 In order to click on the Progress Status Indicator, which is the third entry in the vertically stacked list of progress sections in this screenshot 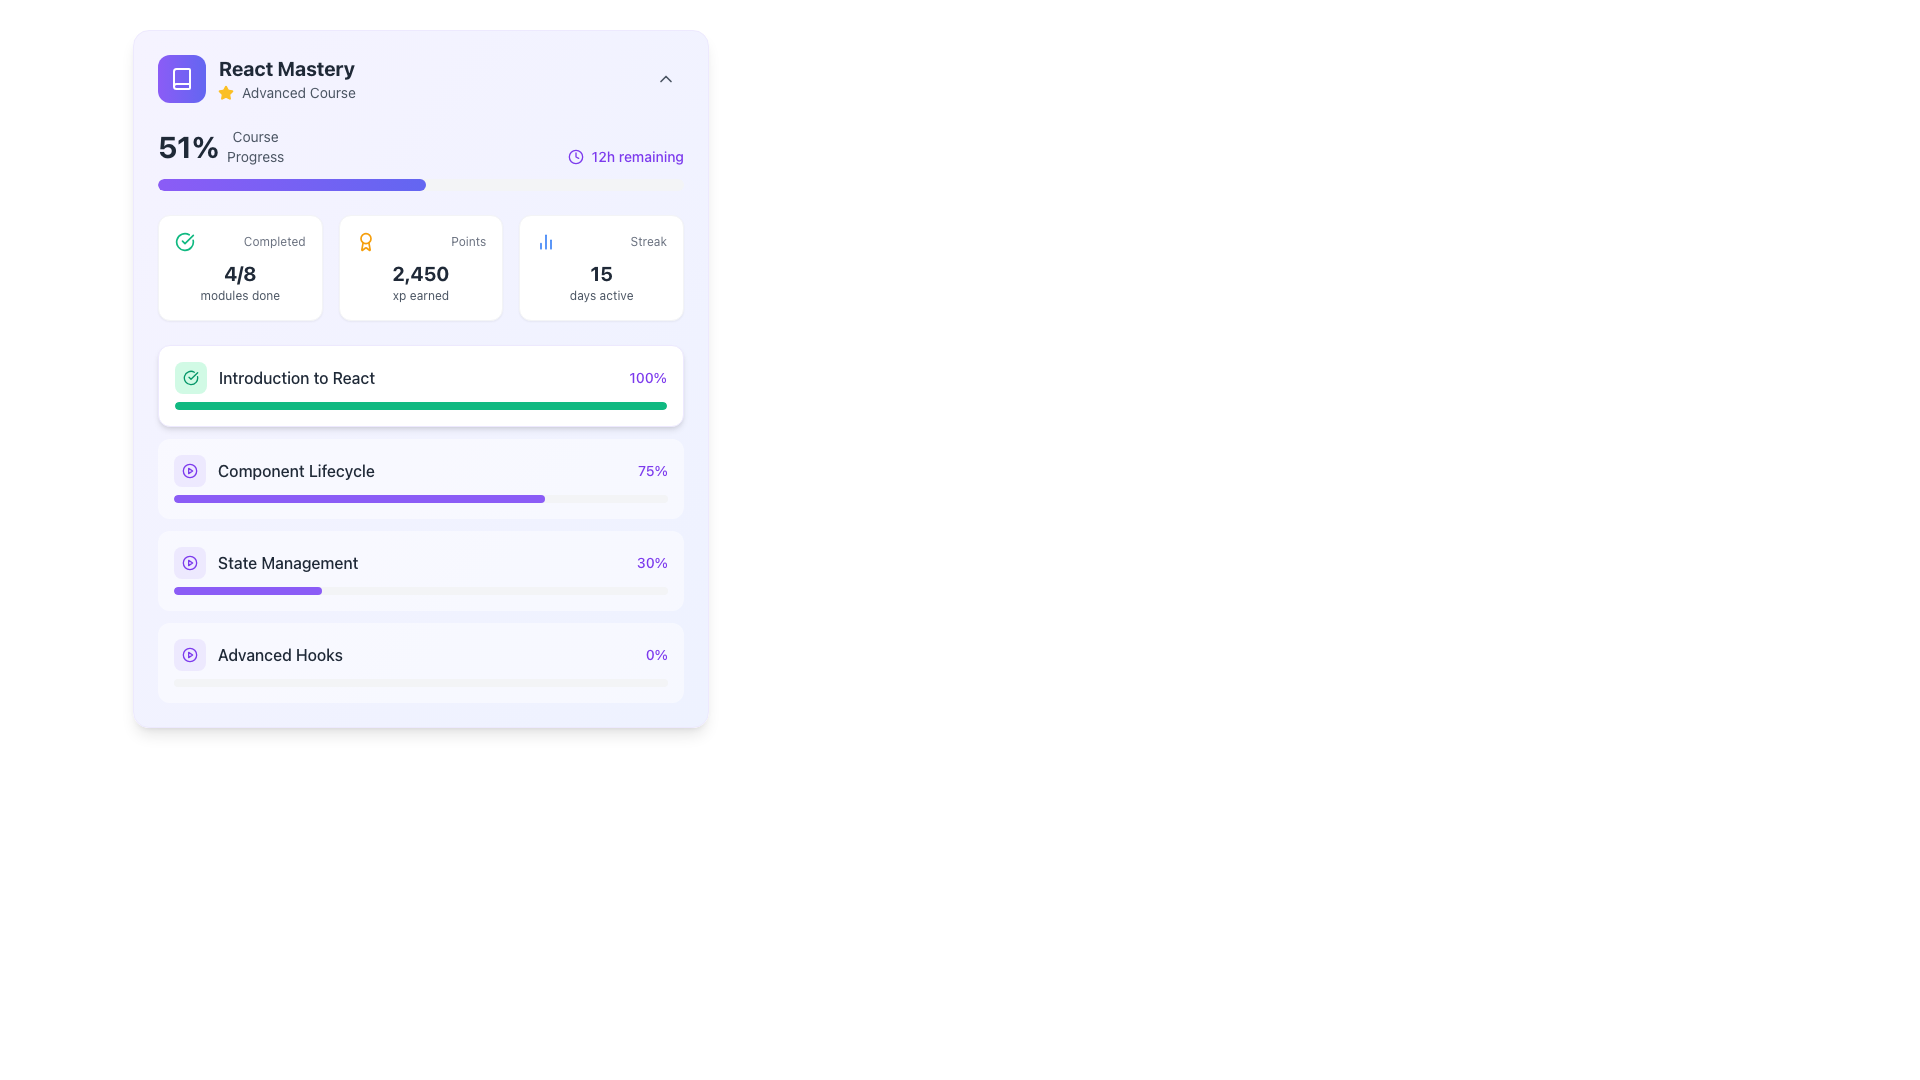, I will do `click(420, 563)`.